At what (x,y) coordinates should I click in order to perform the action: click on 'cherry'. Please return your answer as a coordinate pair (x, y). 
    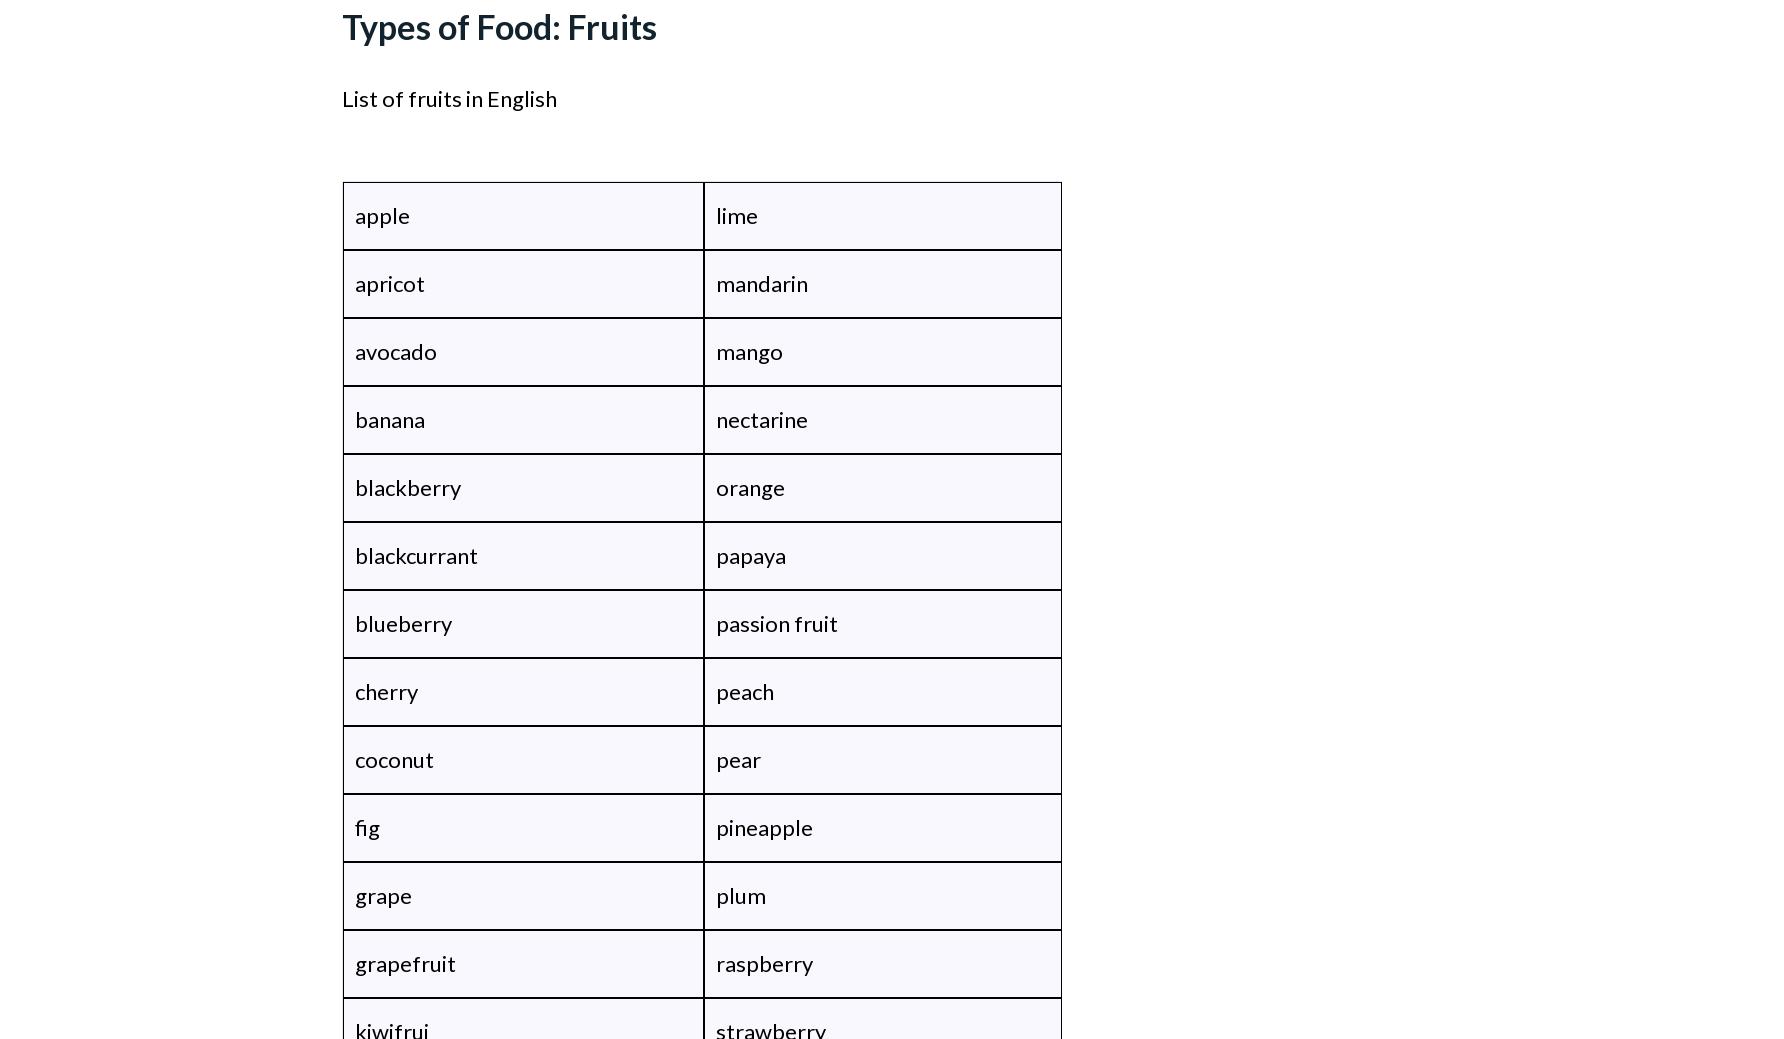
    Looking at the image, I should click on (385, 691).